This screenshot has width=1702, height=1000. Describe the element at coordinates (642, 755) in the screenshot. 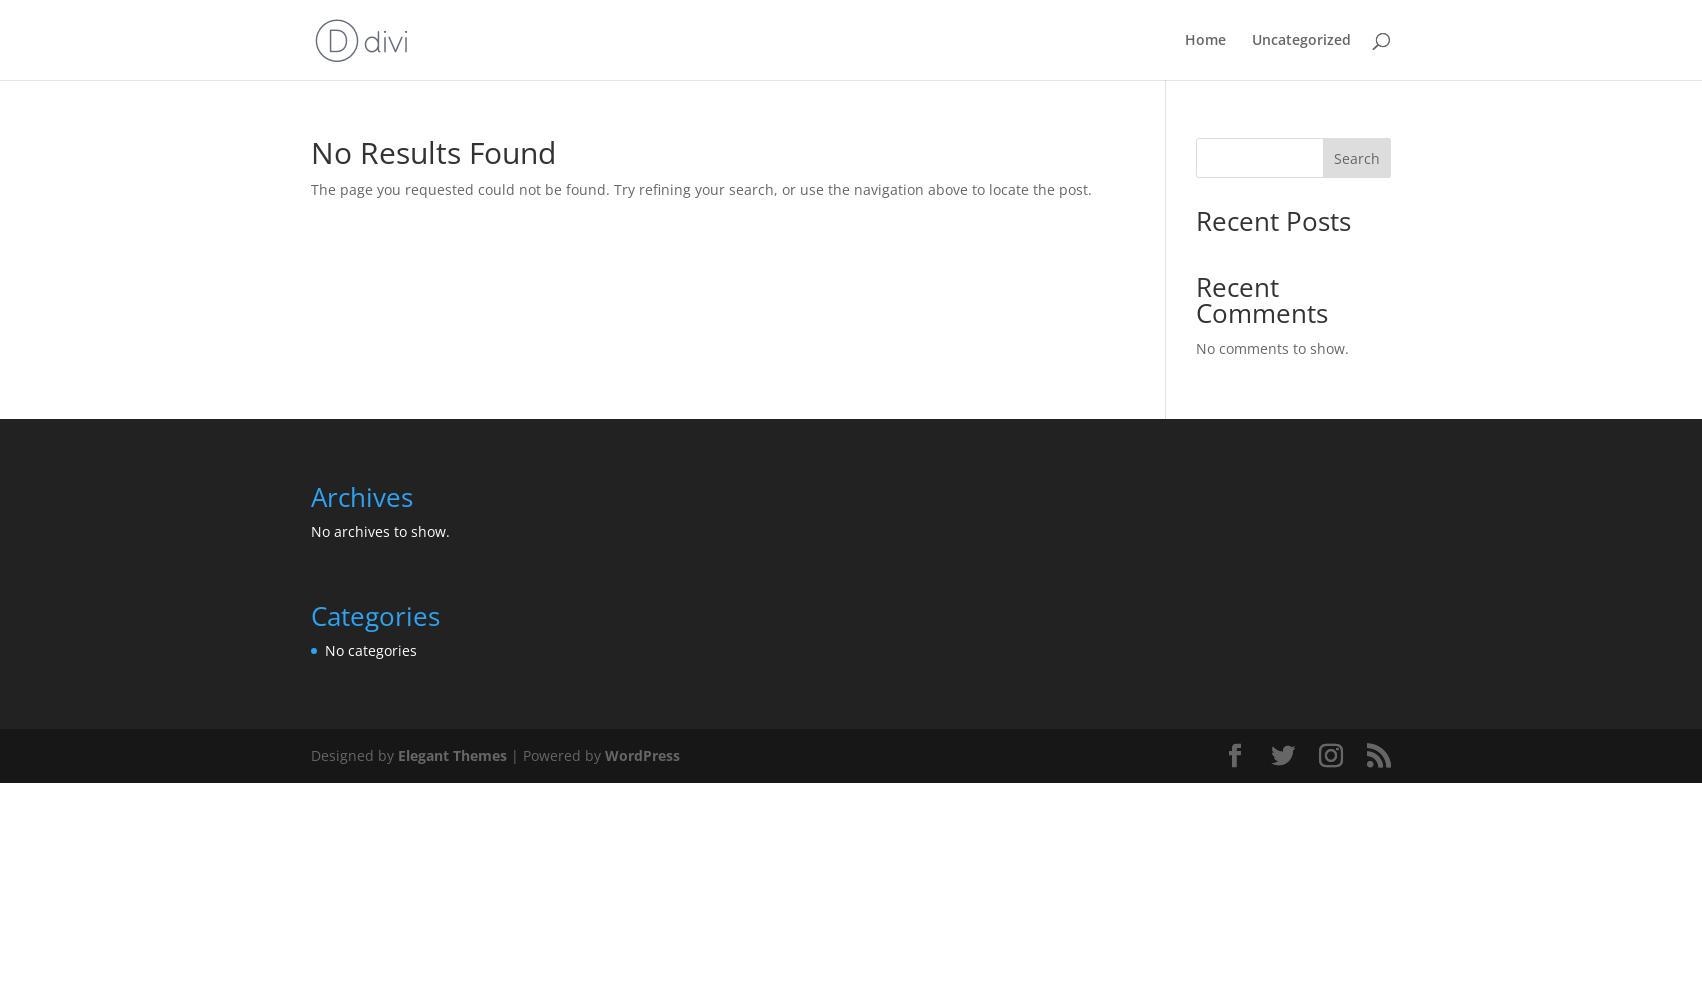

I see `'WordPress'` at that location.